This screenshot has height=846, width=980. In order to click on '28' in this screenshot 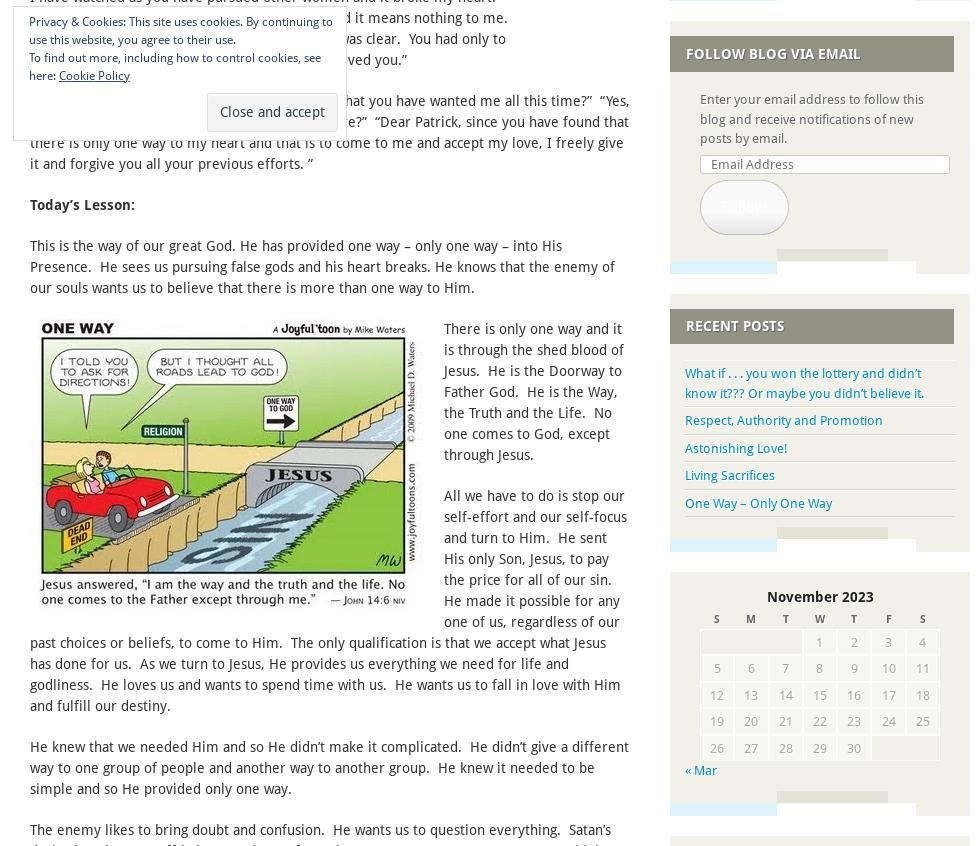, I will do `click(784, 746)`.